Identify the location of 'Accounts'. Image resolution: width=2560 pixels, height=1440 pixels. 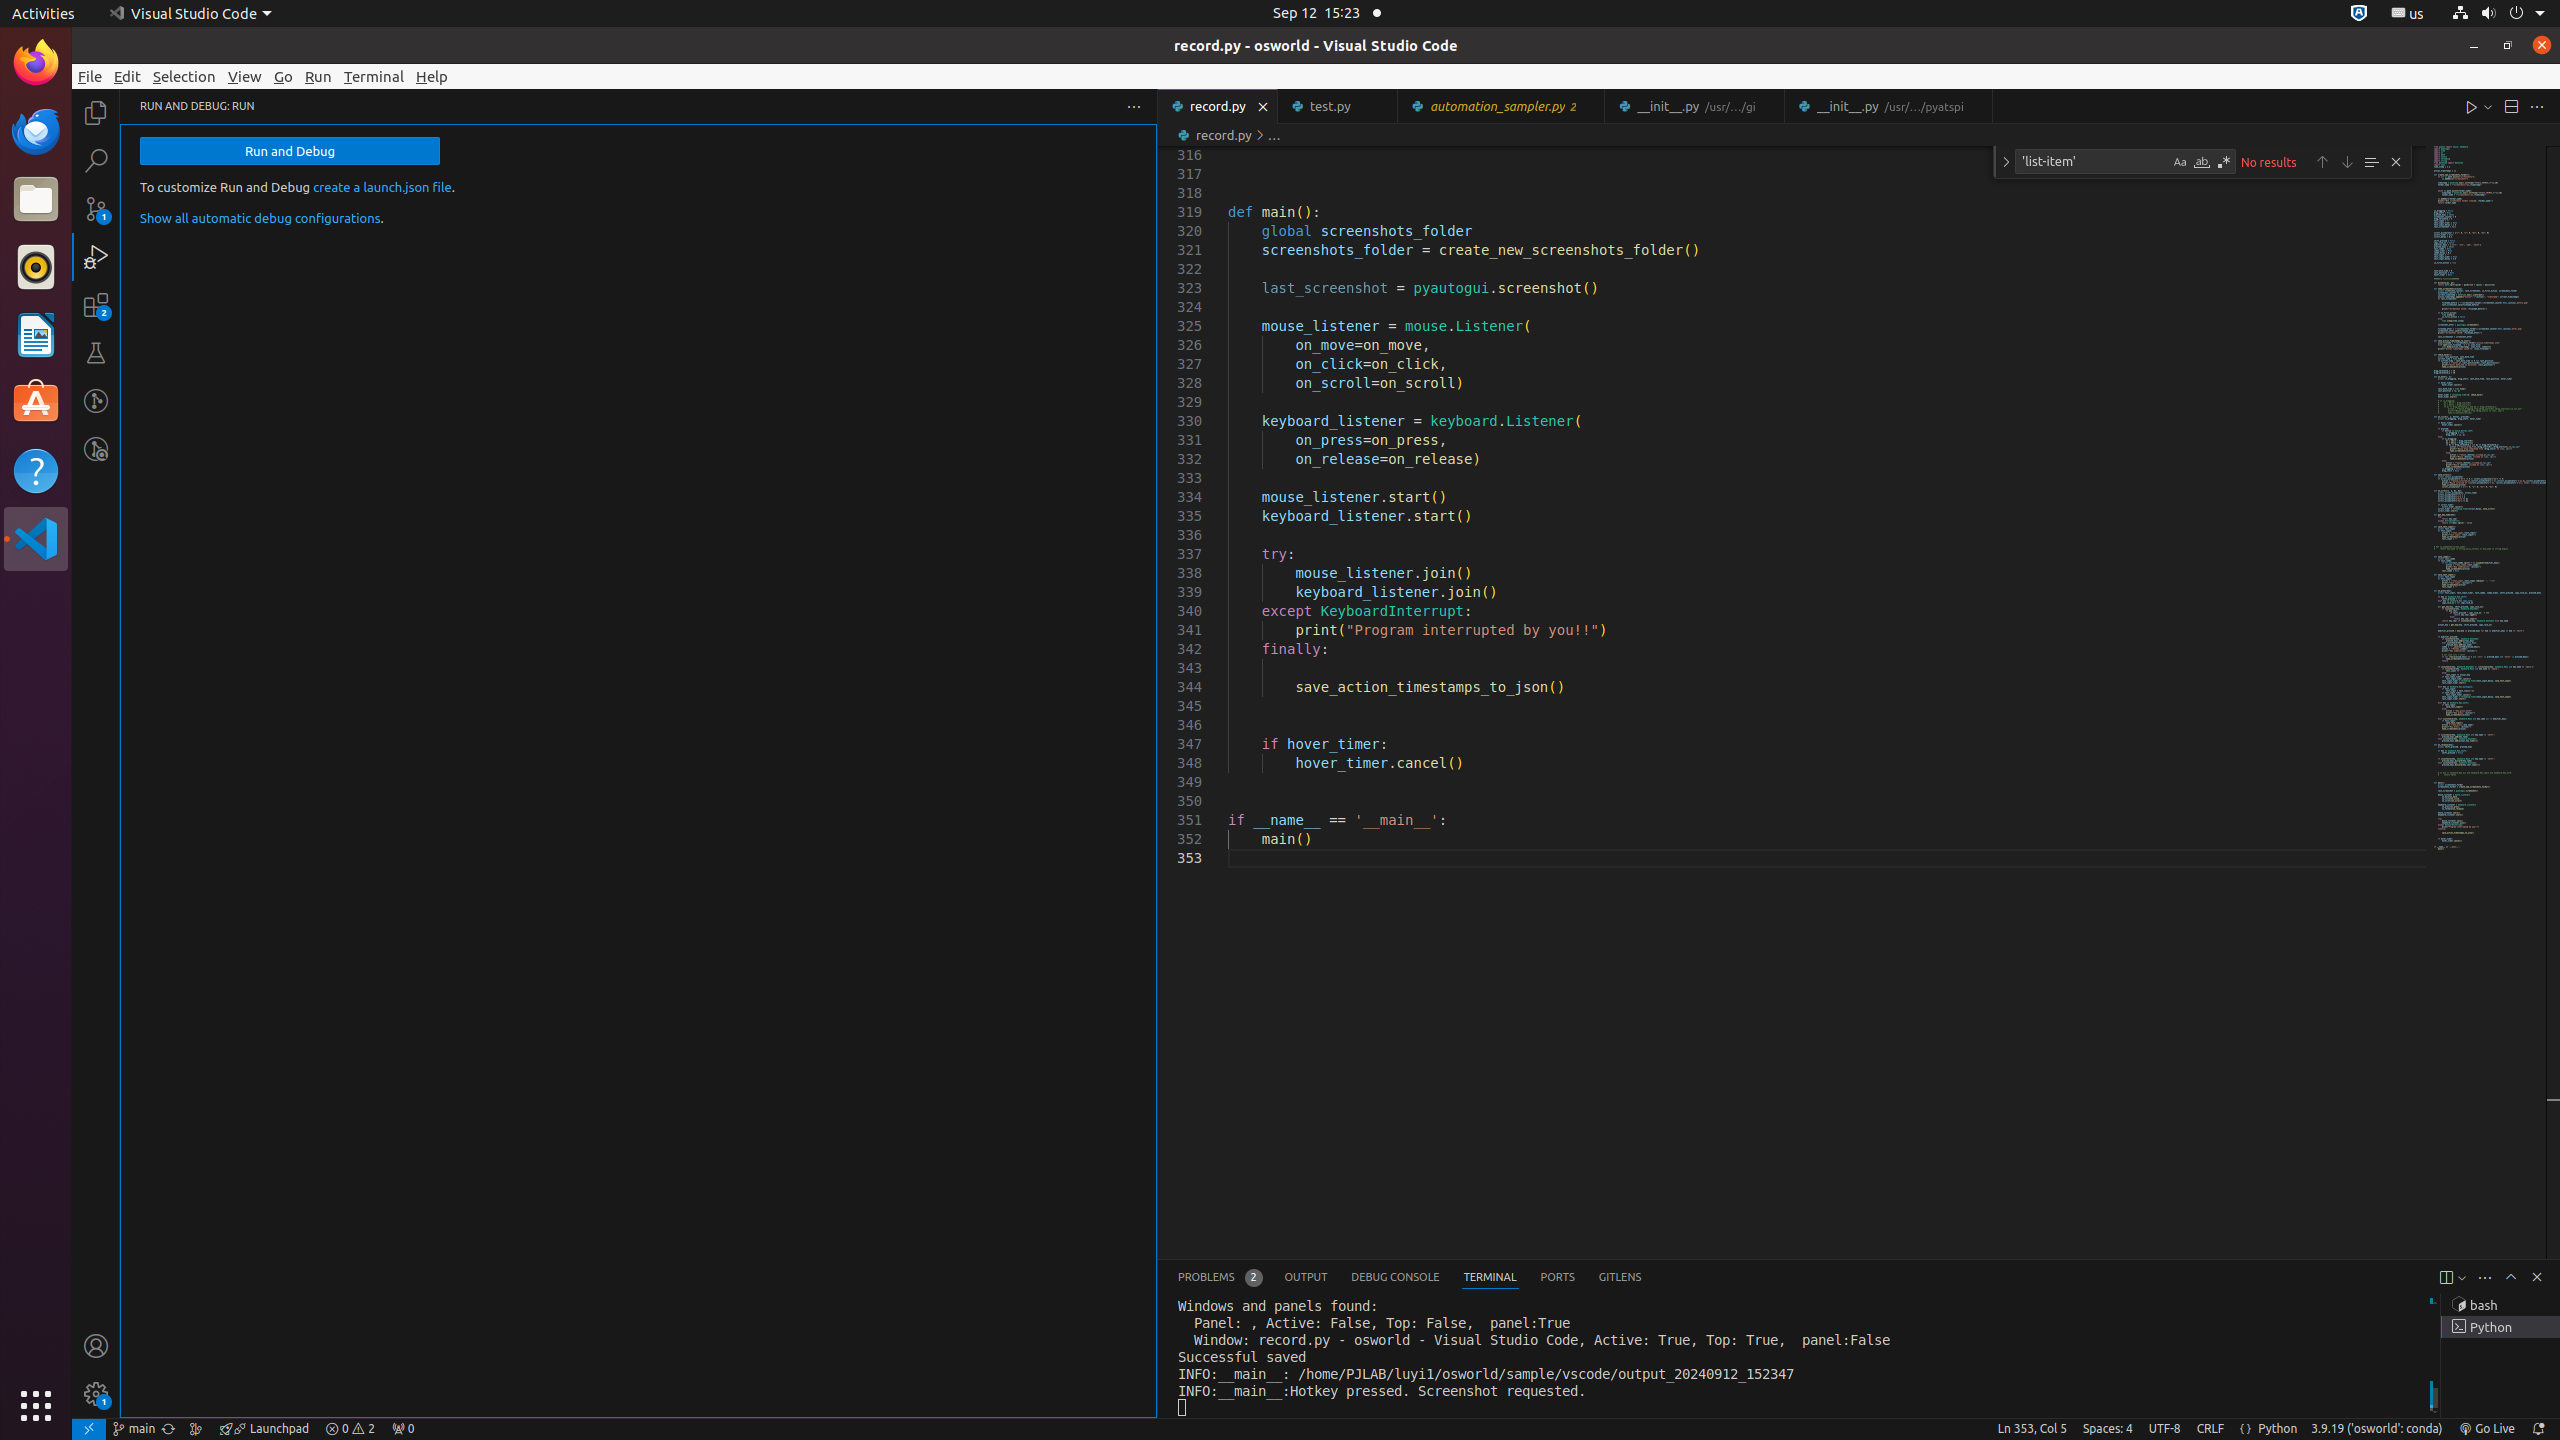
(95, 1344).